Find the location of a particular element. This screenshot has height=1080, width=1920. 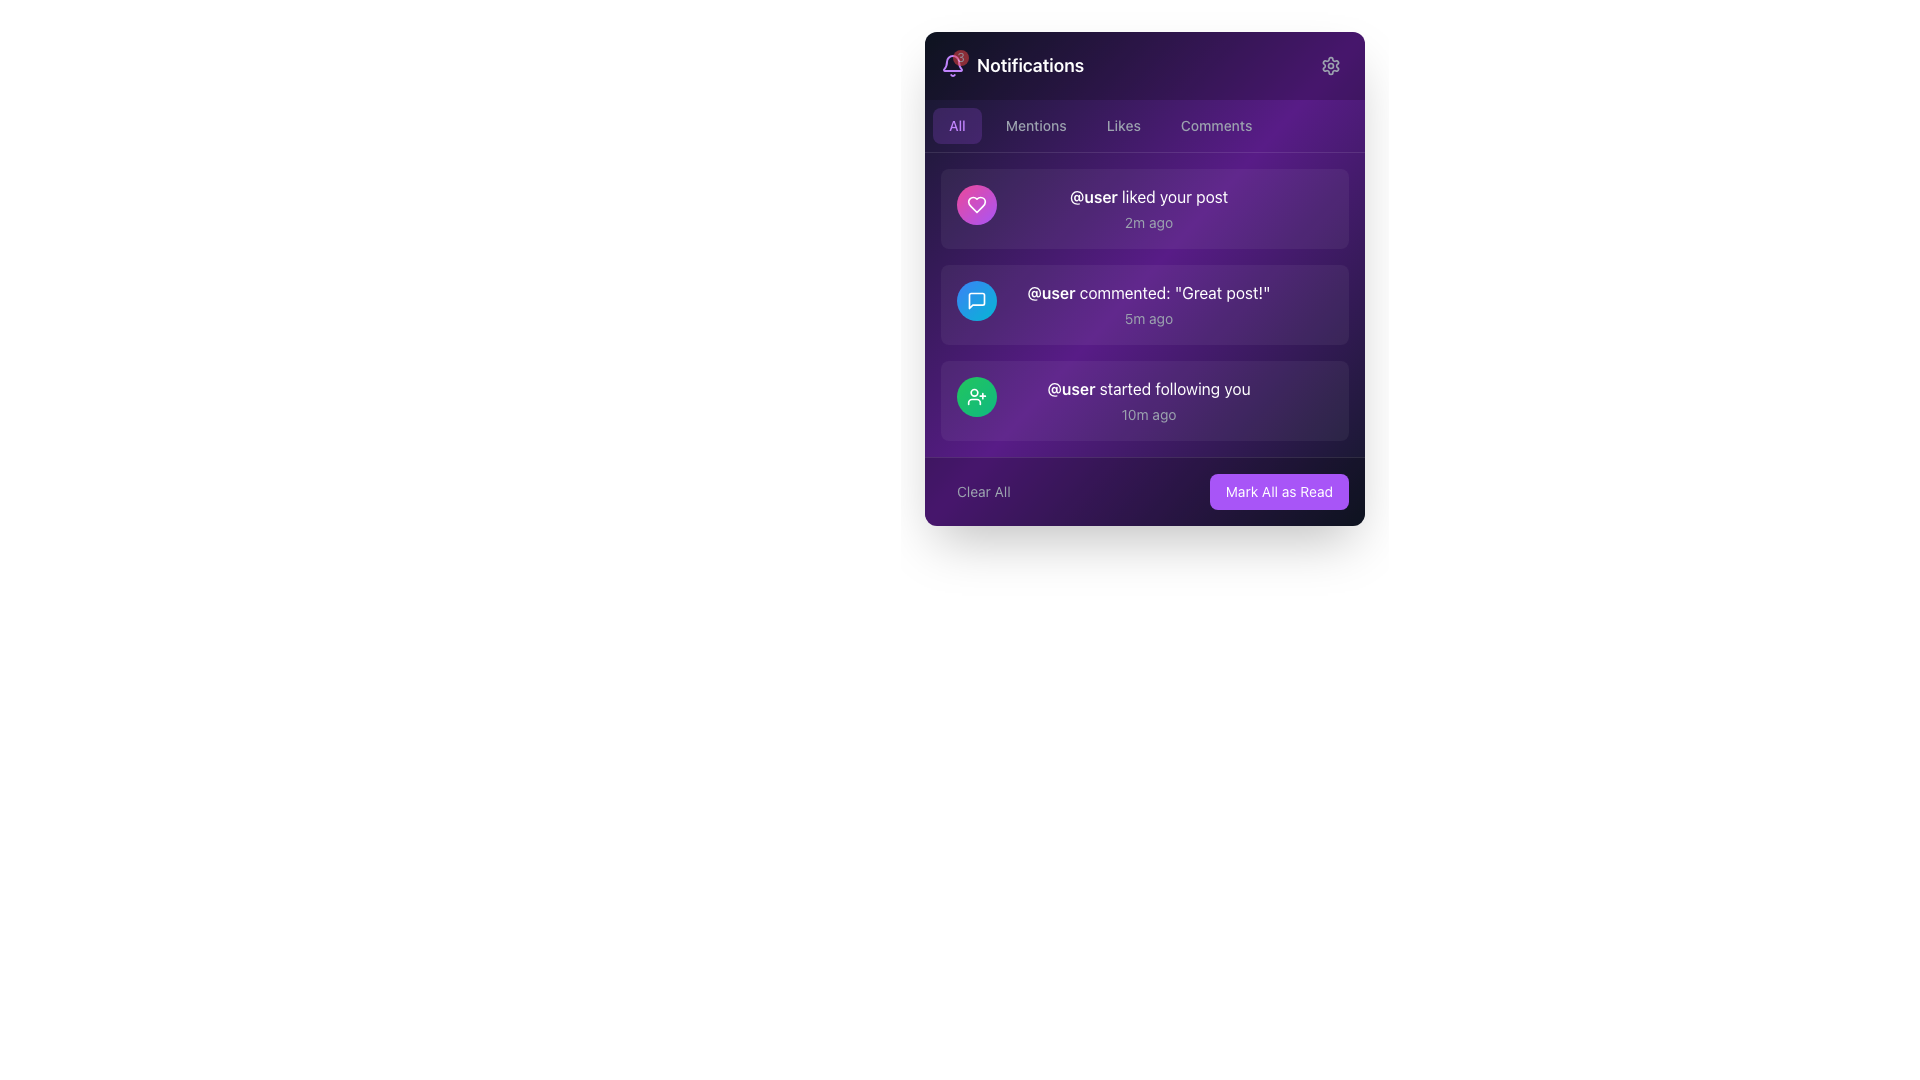

the notification indicating that another user has liked the user's post, which is the top-most item in the notification panel is located at coordinates (1145, 208).